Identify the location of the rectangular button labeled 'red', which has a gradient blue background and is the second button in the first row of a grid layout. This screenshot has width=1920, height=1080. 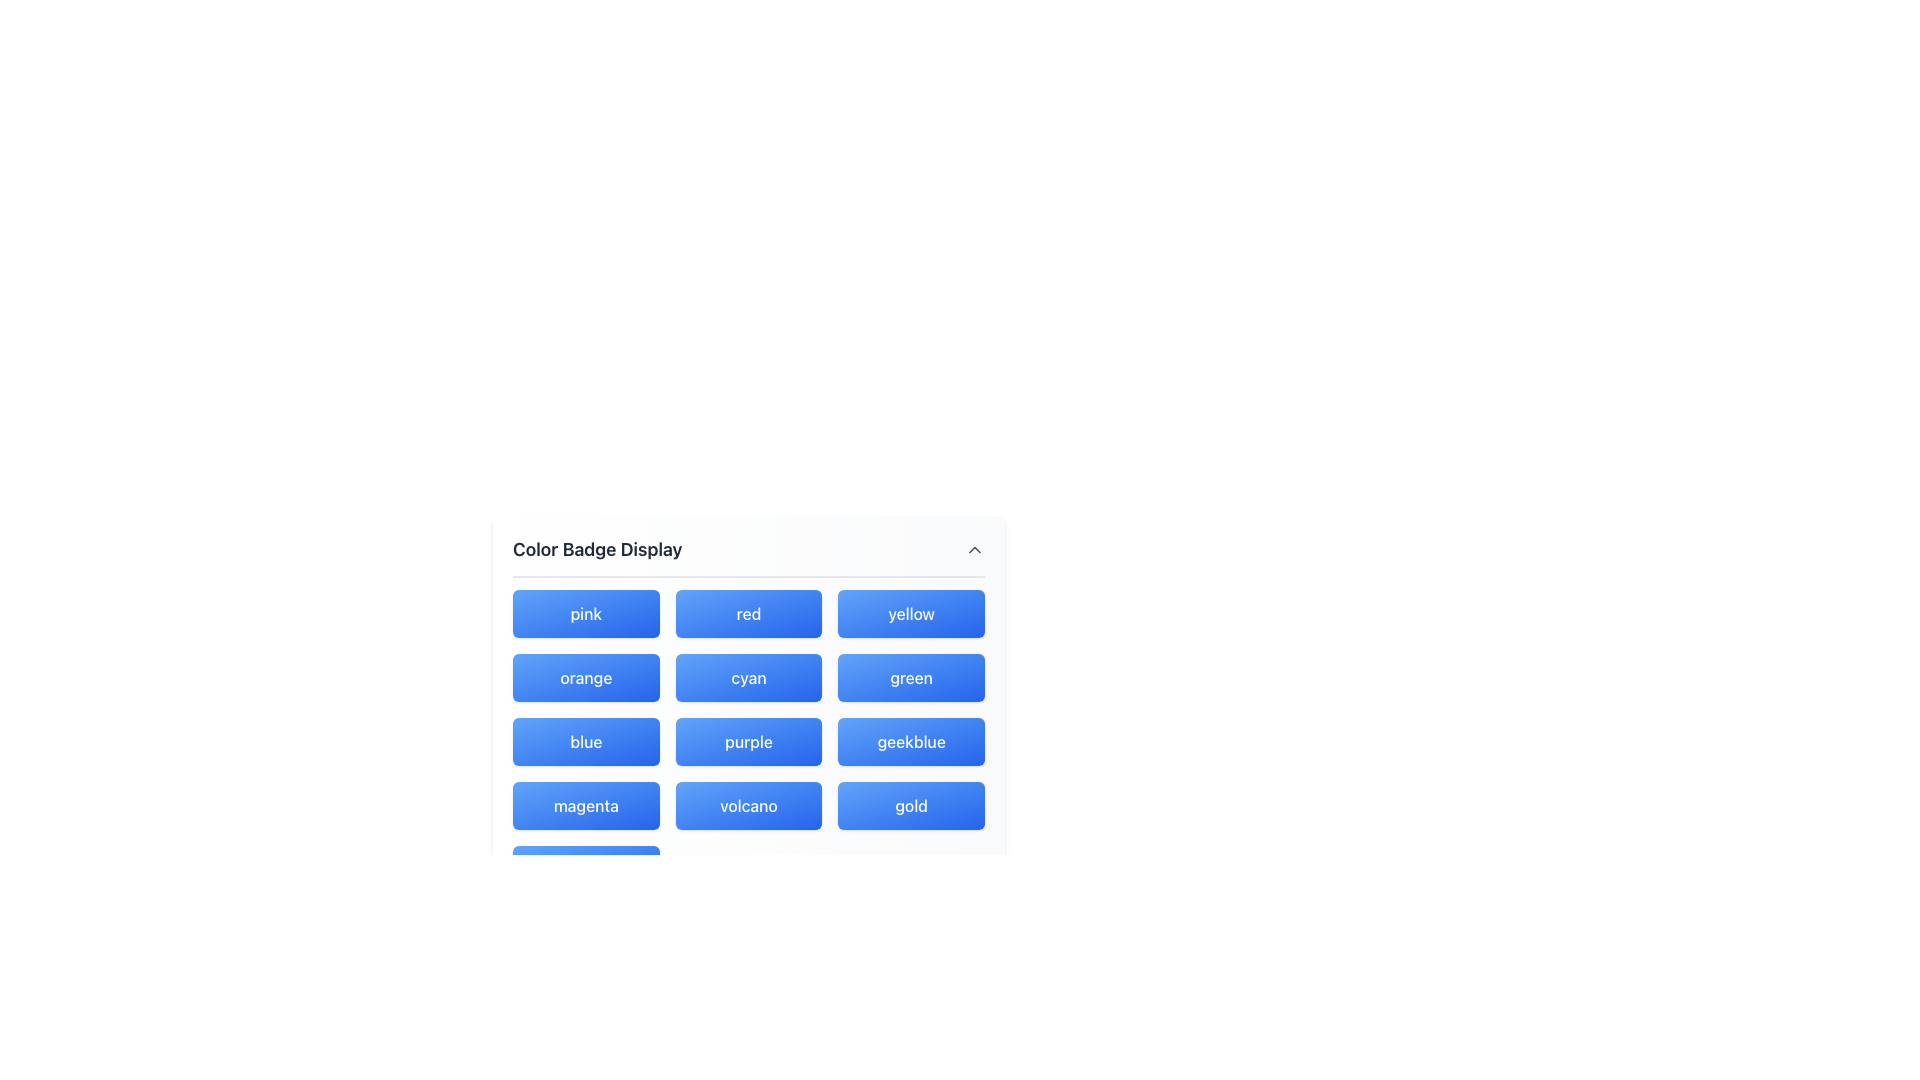
(747, 612).